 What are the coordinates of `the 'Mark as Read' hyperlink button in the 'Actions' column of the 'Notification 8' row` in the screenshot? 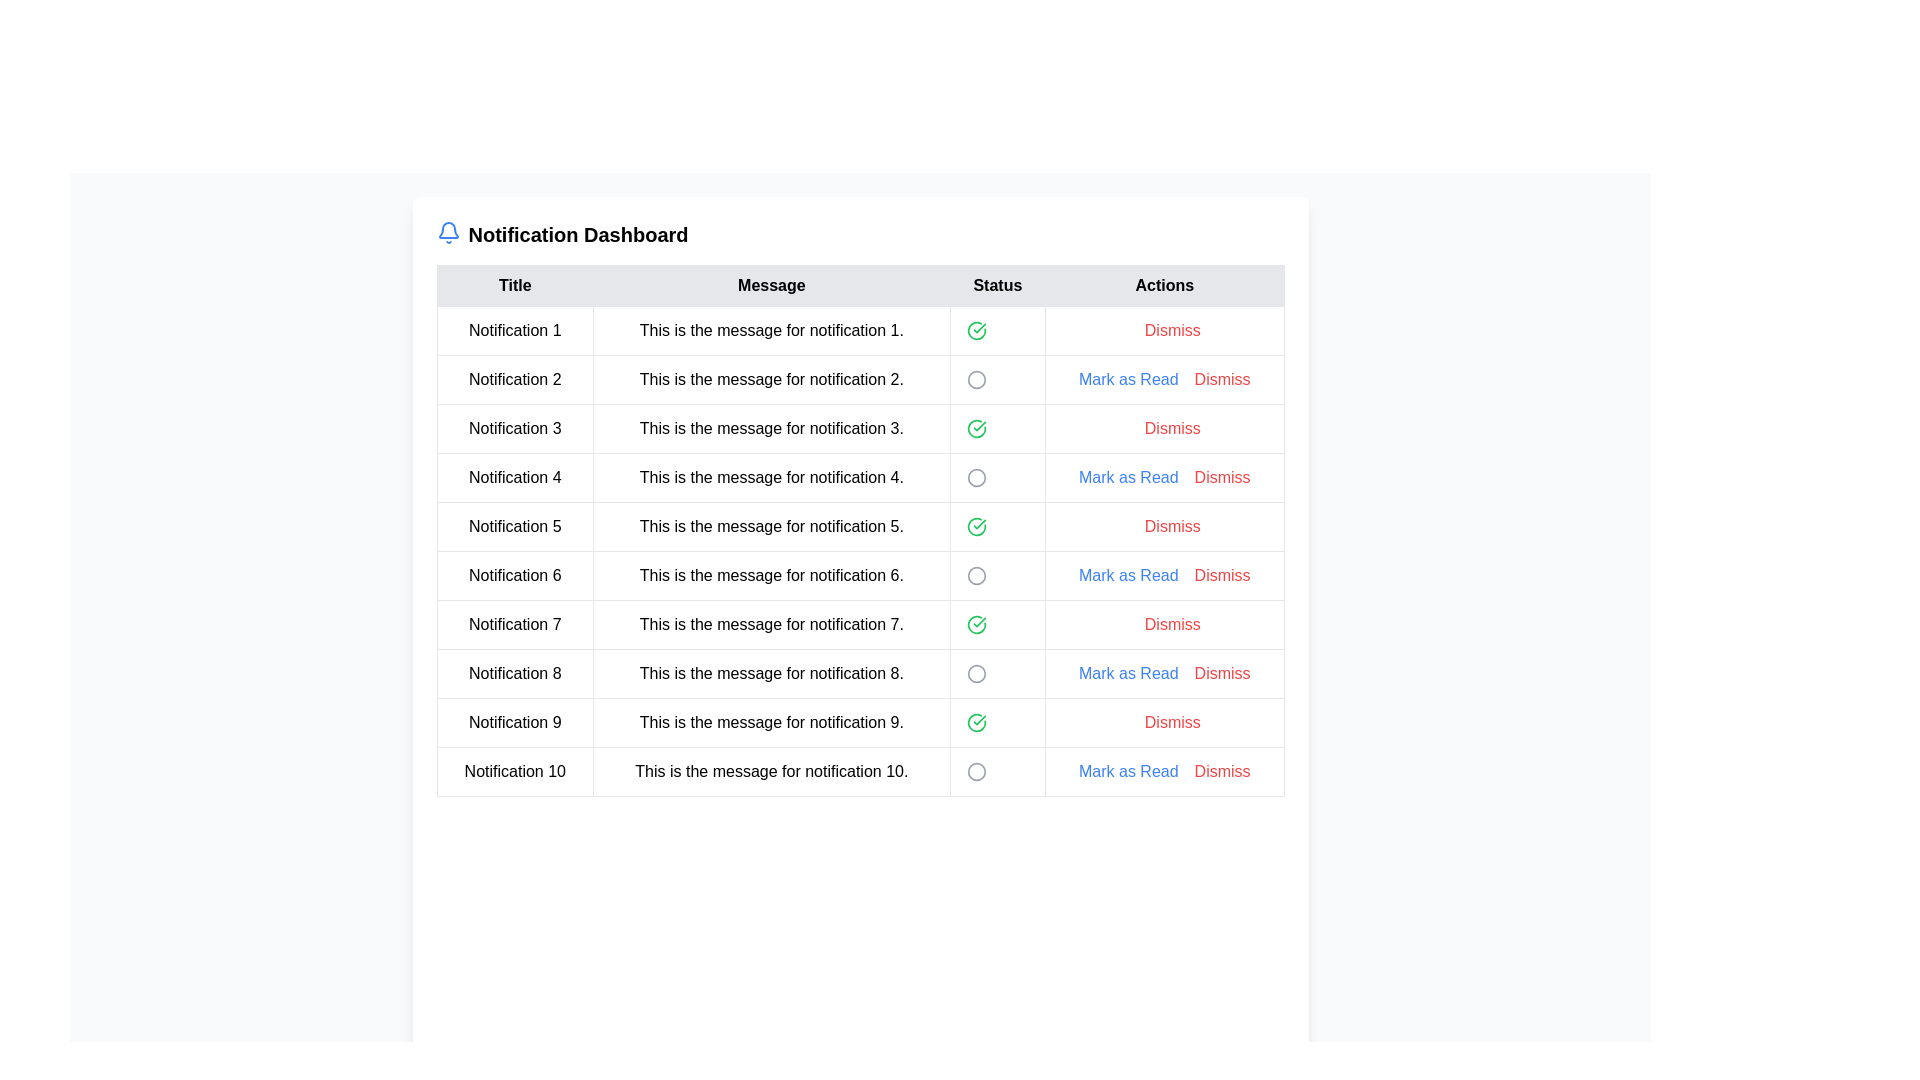 It's located at (1164, 674).